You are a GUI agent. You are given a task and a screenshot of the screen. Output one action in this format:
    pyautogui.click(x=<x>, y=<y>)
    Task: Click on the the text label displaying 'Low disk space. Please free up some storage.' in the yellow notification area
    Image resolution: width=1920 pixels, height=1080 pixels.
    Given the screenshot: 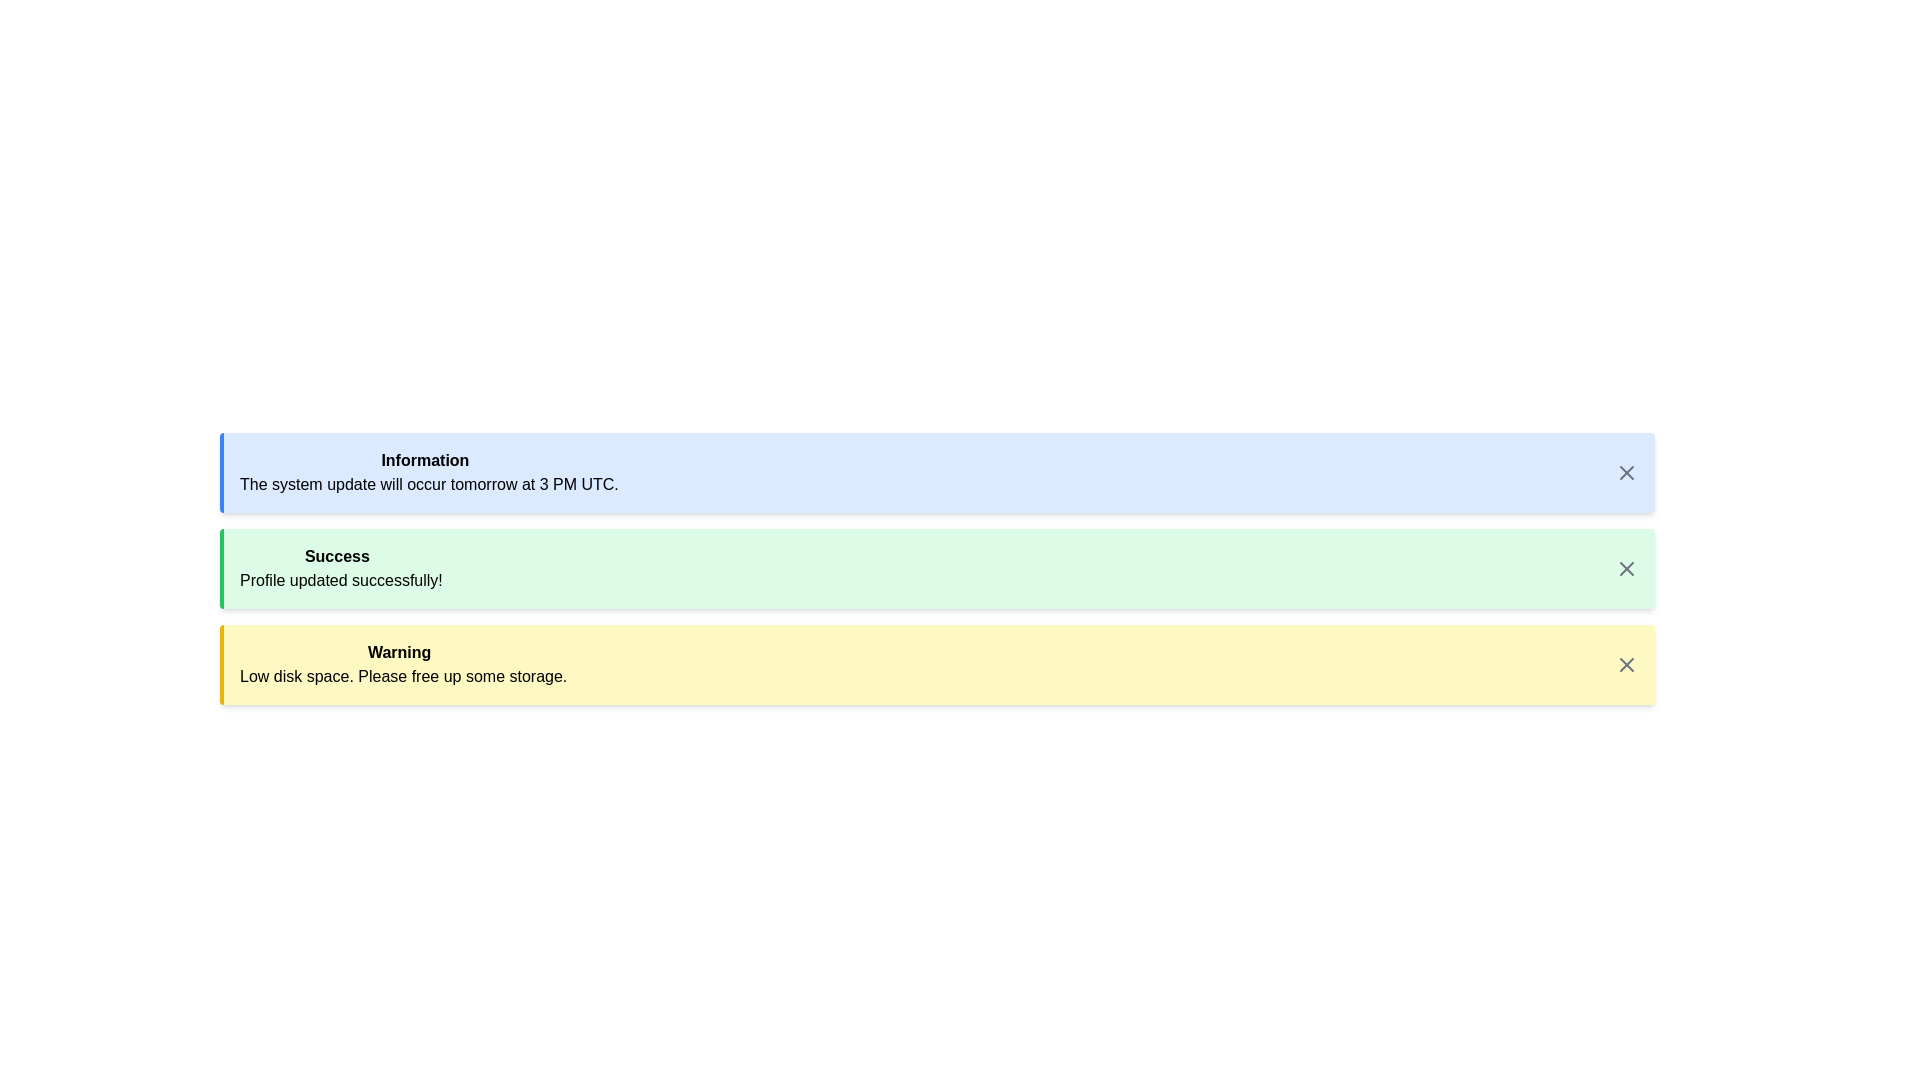 What is the action you would take?
    pyautogui.click(x=402, y=676)
    